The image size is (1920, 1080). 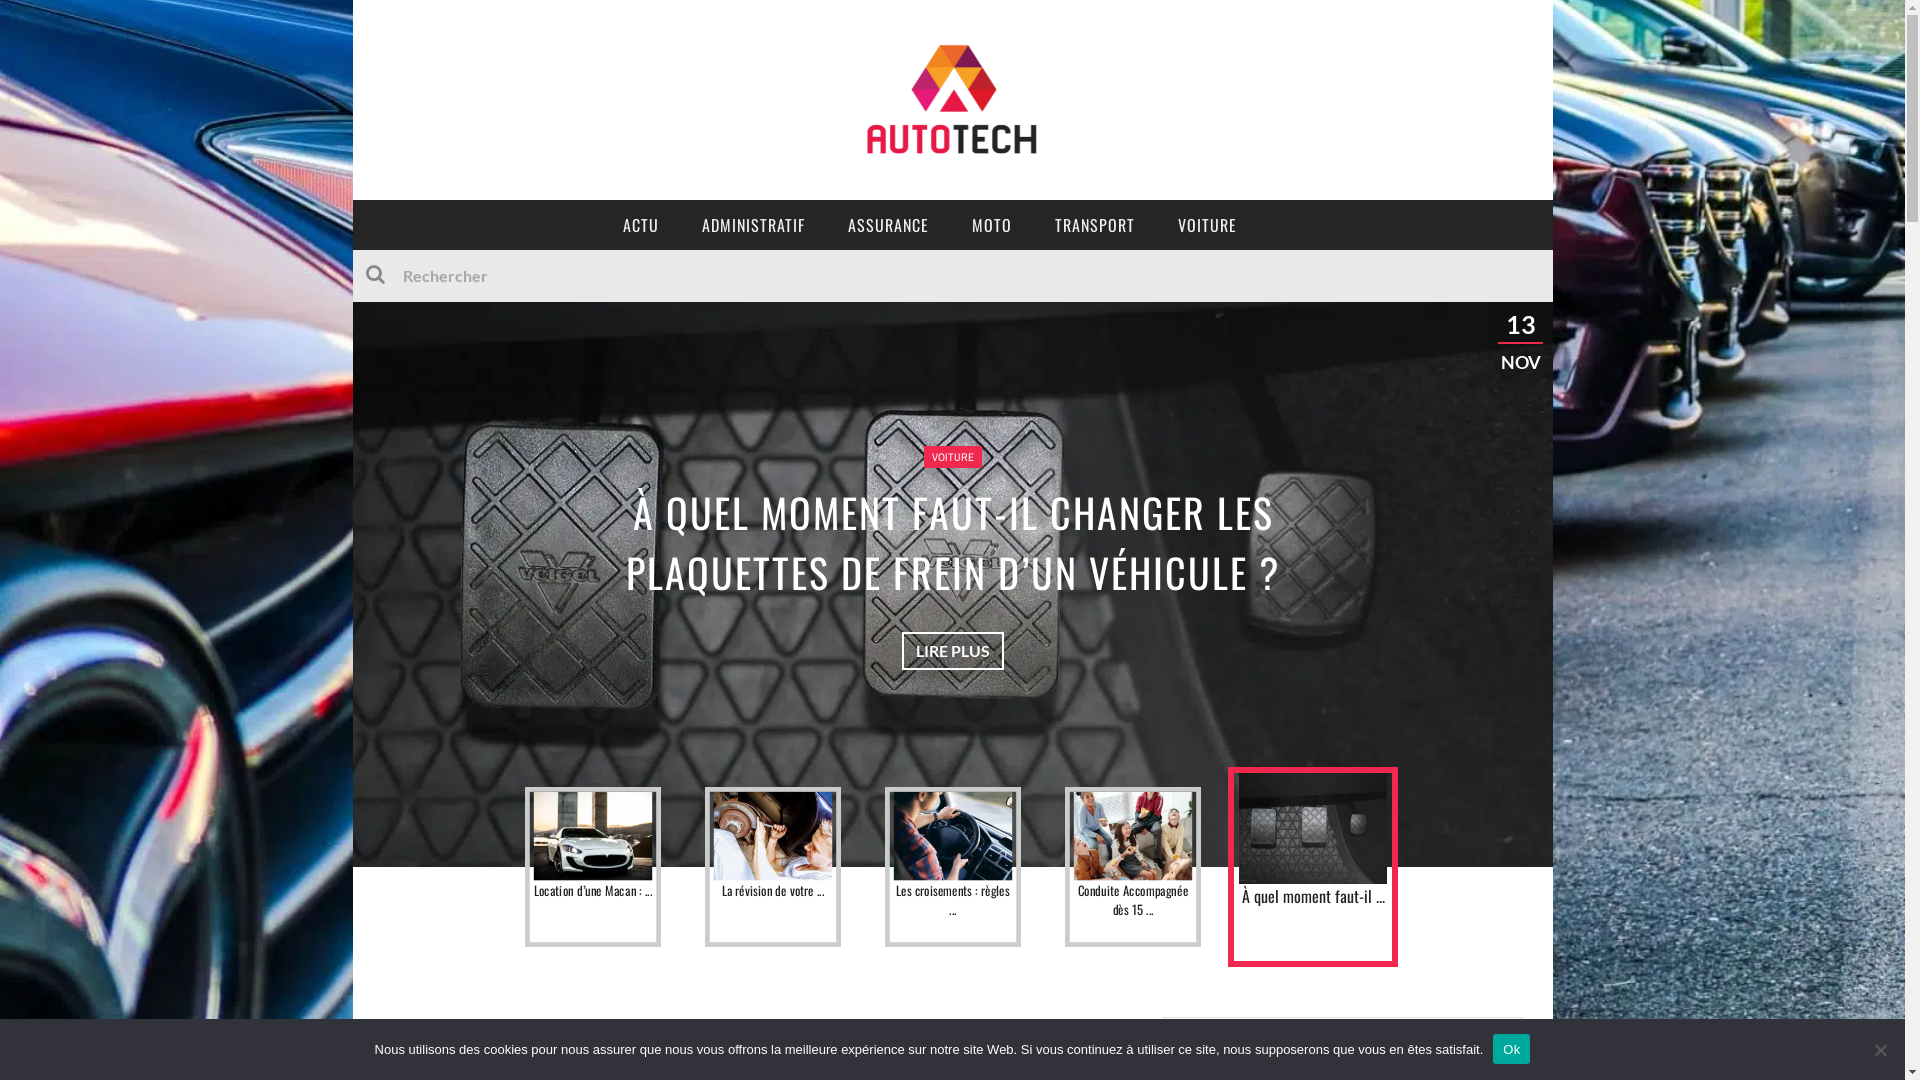 What do you see at coordinates (641, 224) in the screenshot?
I see `'ACTU'` at bounding box center [641, 224].